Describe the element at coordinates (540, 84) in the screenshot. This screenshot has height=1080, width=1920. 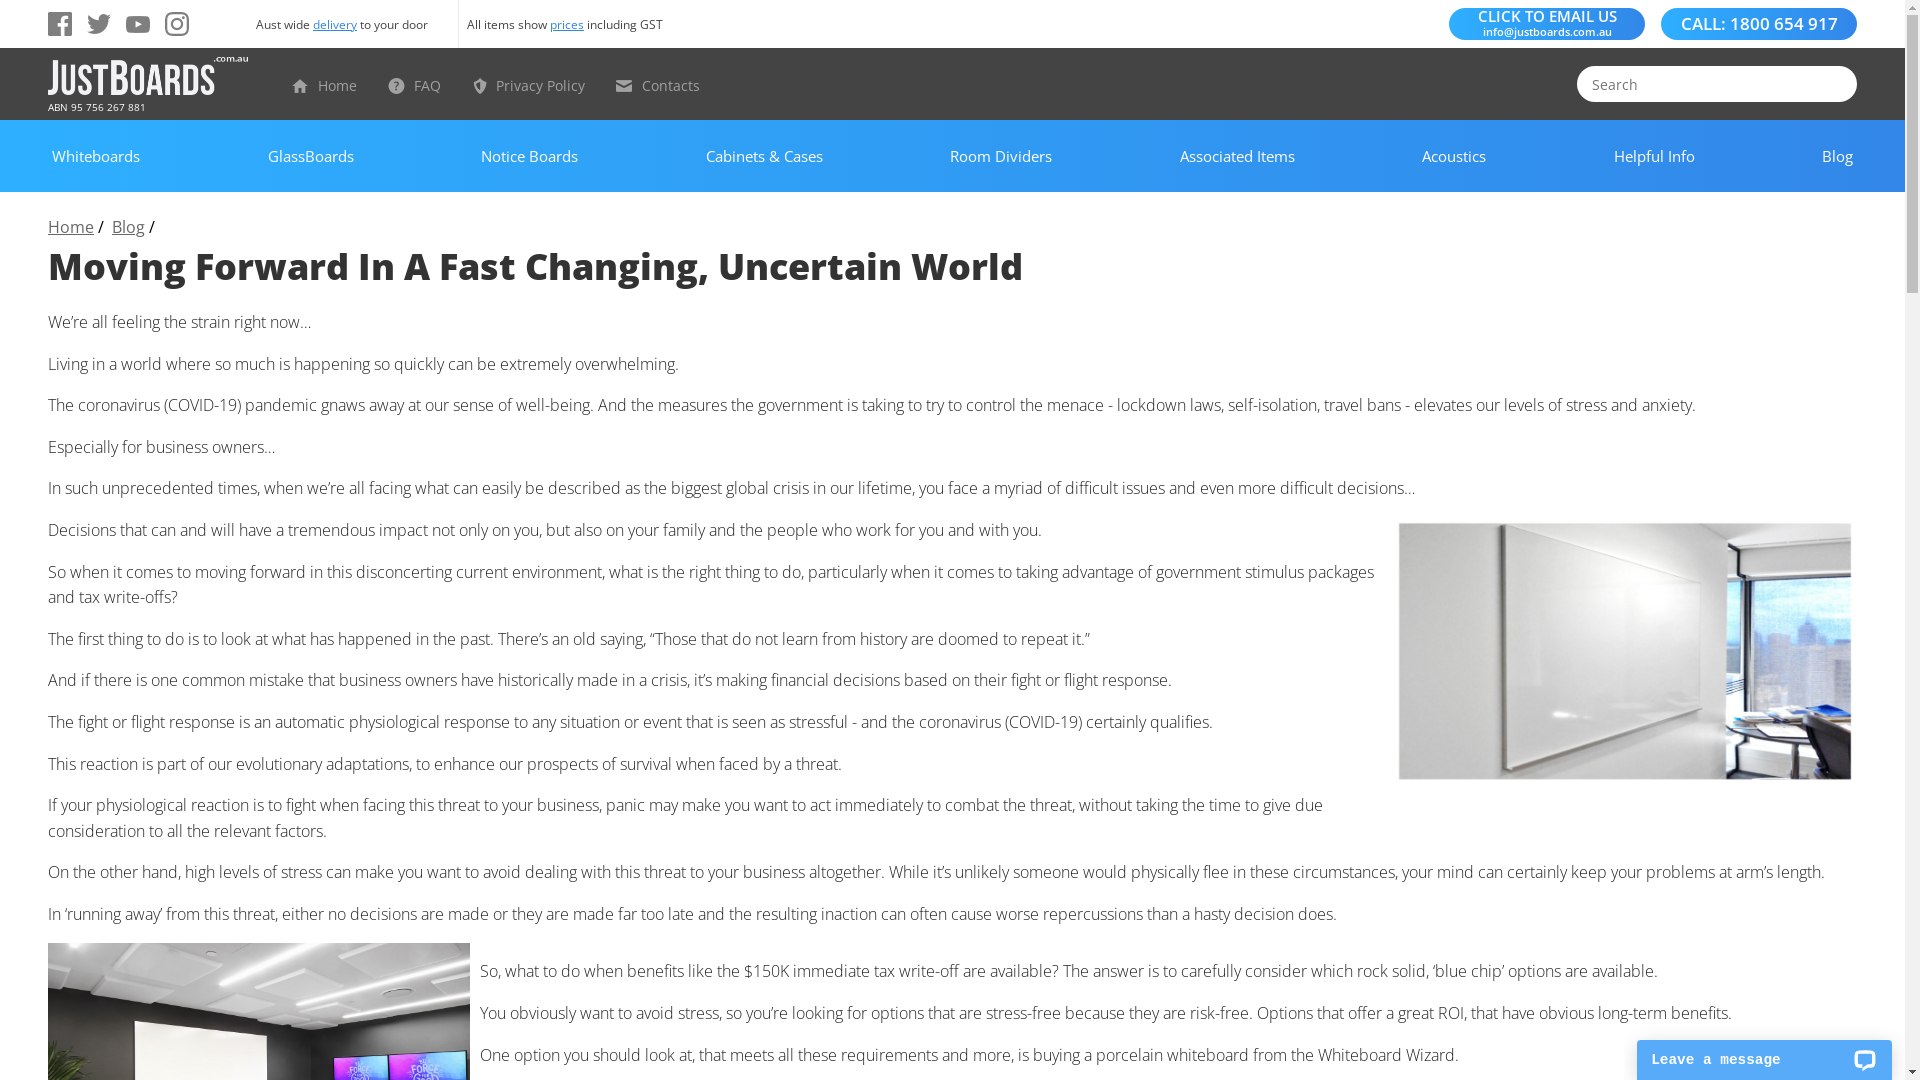
I see `'Privacy Policy'` at that location.